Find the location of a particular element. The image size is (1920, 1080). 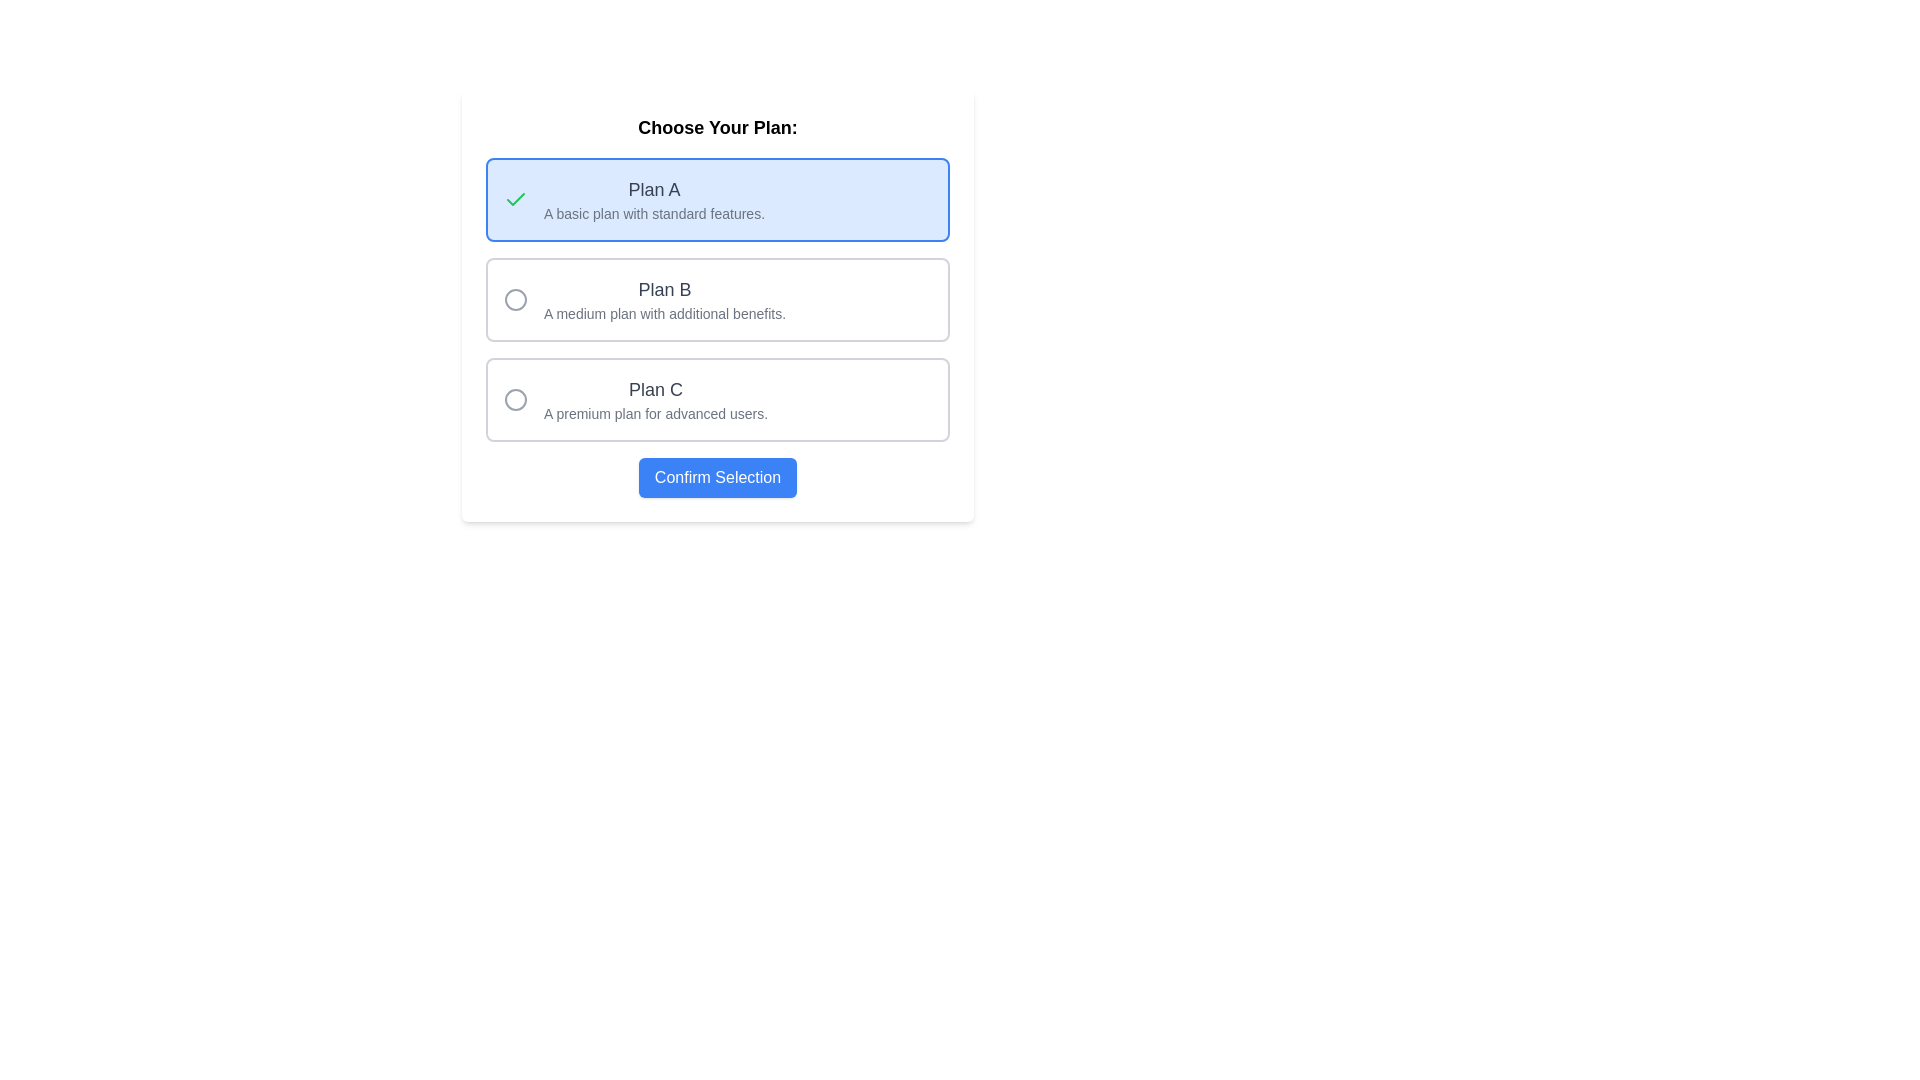

the visual indicator that signifies the 'Plan A' option is selected in the interface, located to the left of the text describing this plan is located at coordinates (515, 200).